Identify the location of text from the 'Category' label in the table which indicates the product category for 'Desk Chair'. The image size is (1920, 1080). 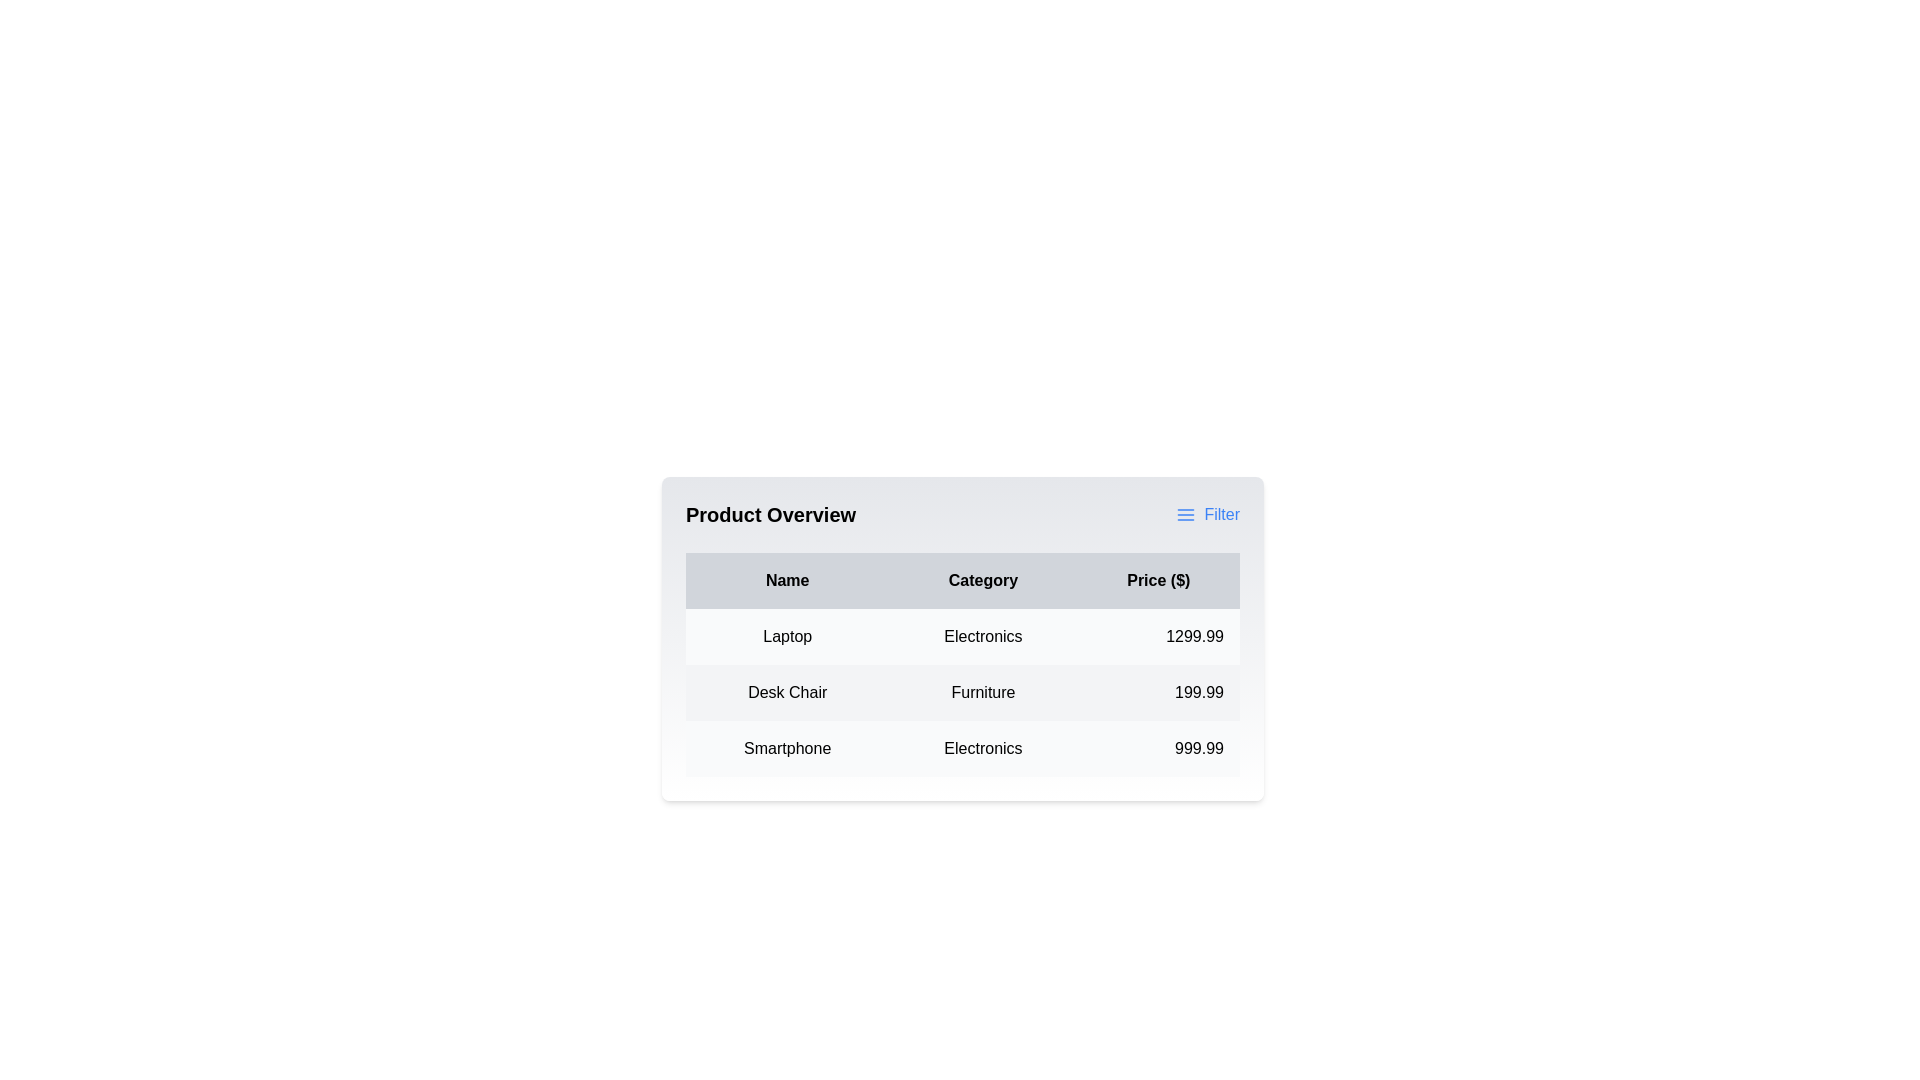
(983, 692).